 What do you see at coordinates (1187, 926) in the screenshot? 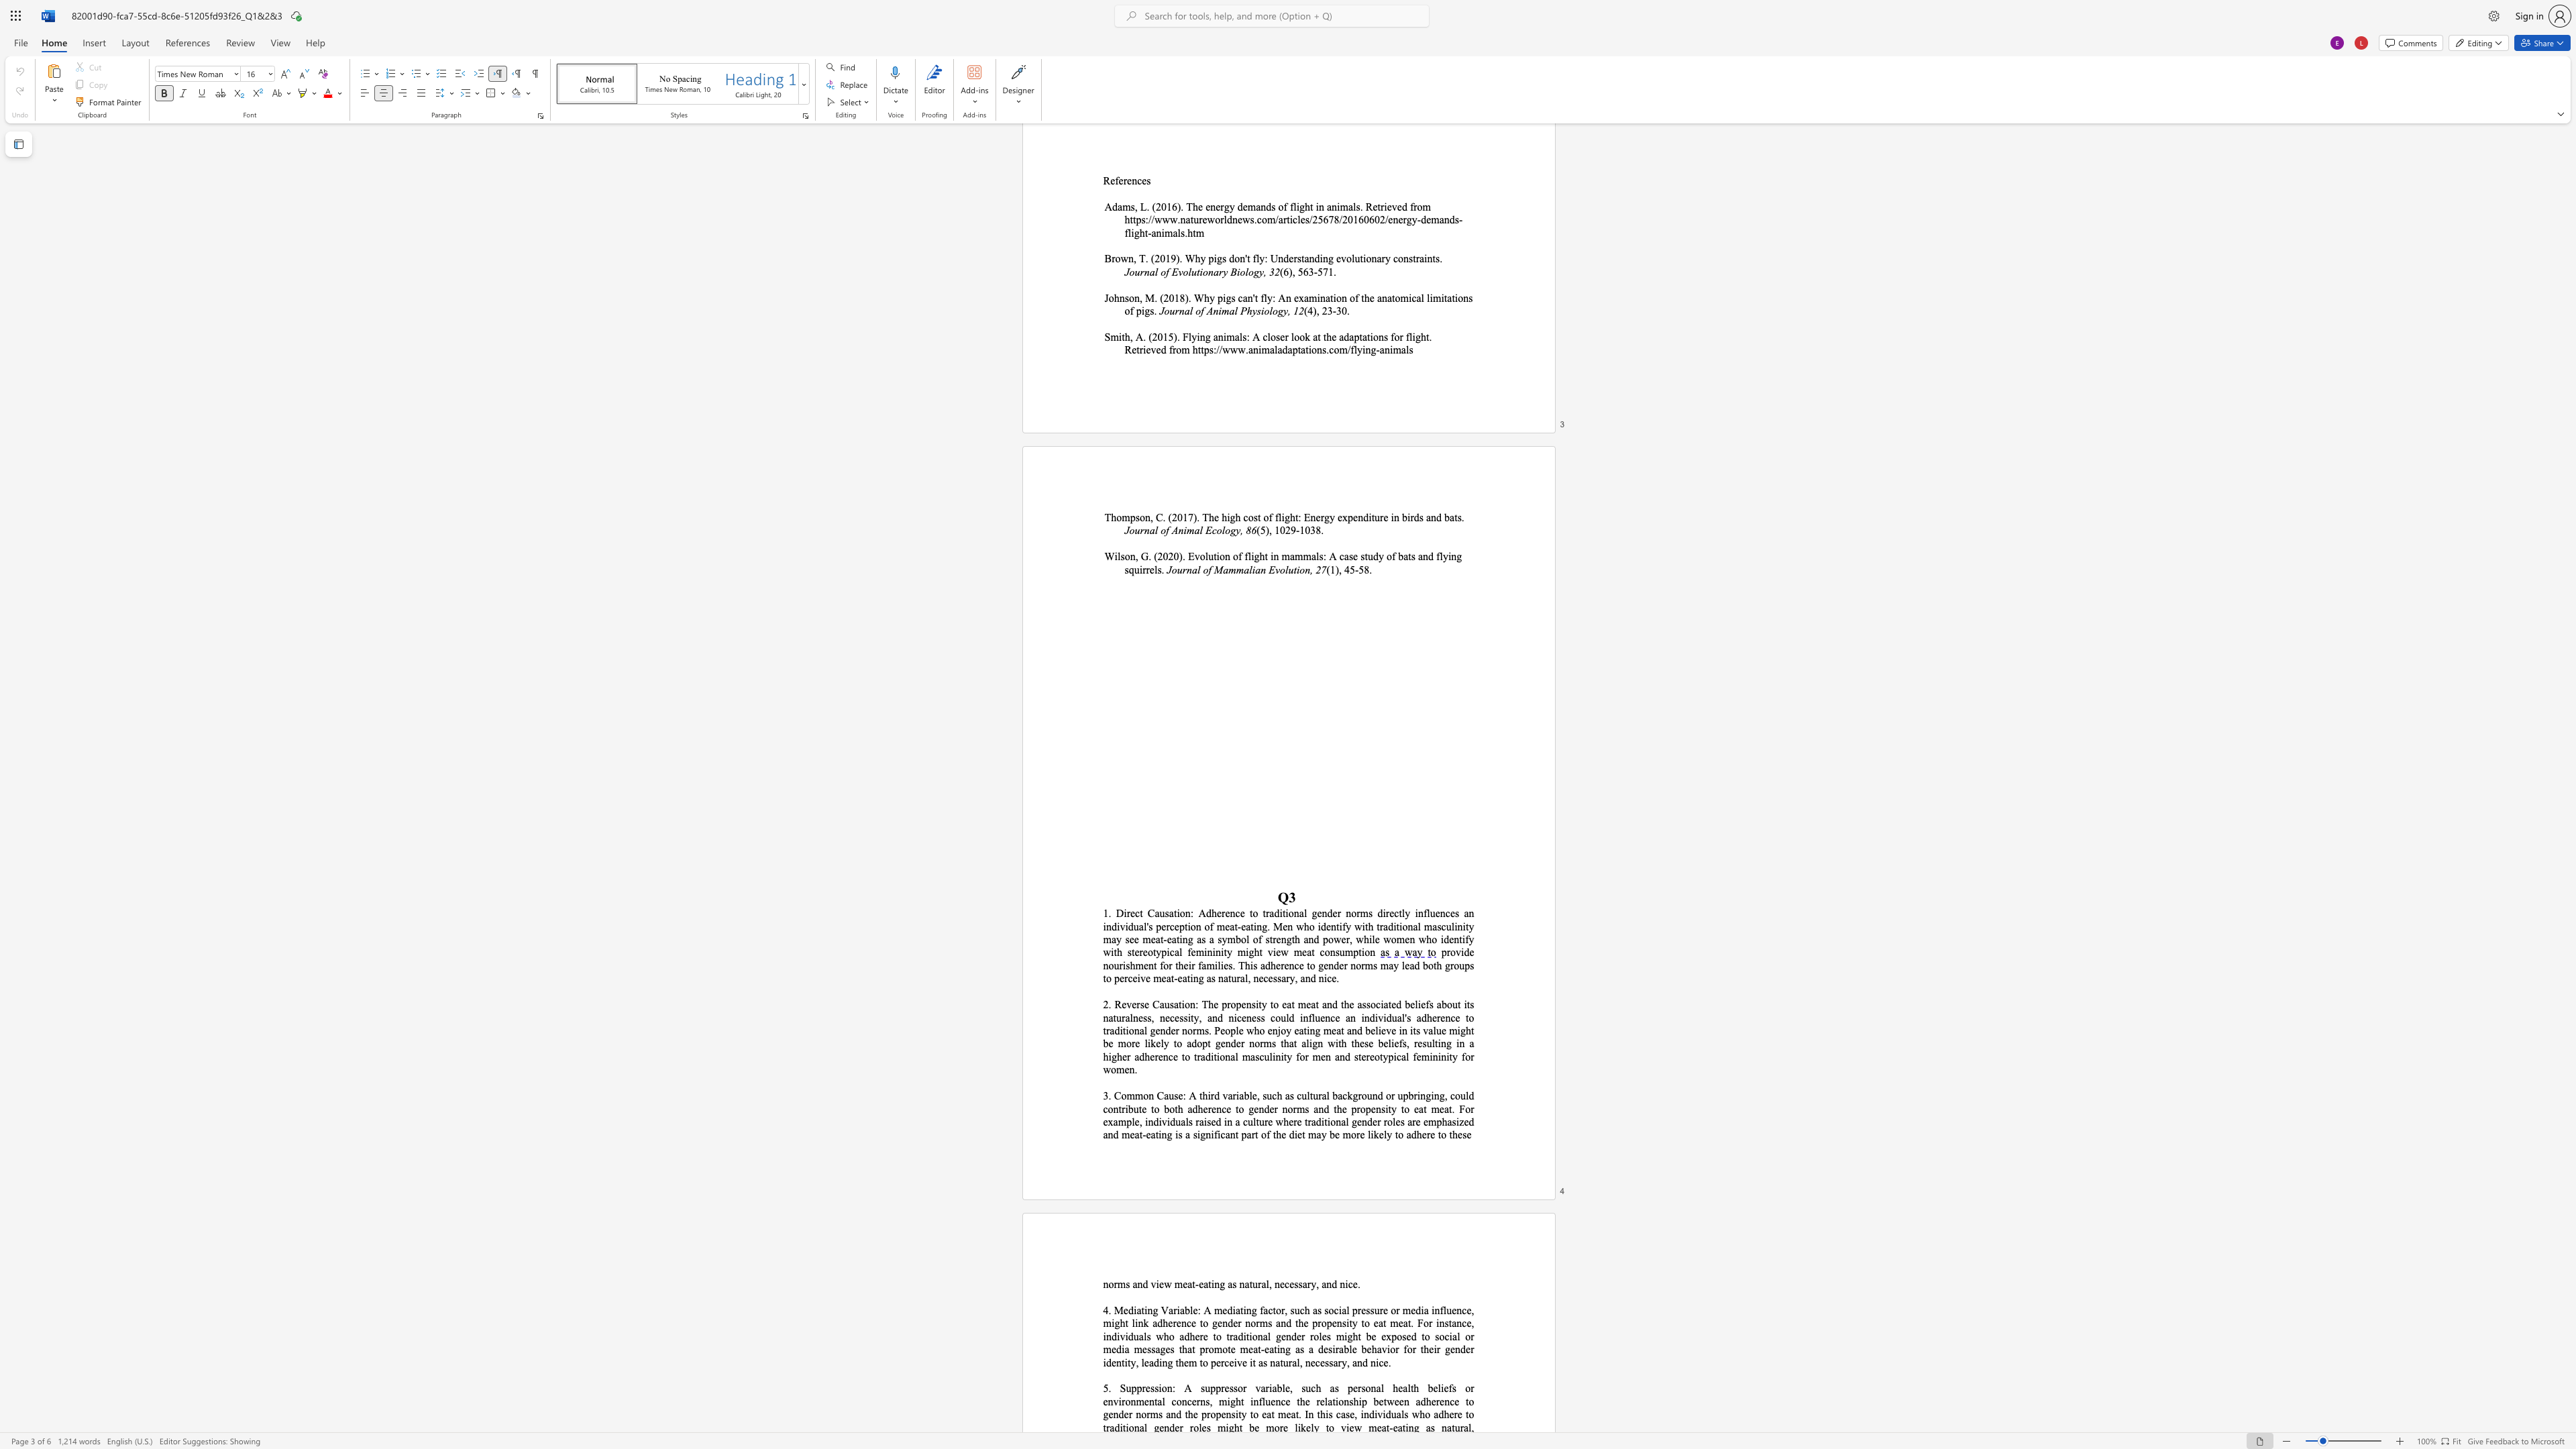
I see `the subset text "ion" within the text "perception"` at bounding box center [1187, 926].